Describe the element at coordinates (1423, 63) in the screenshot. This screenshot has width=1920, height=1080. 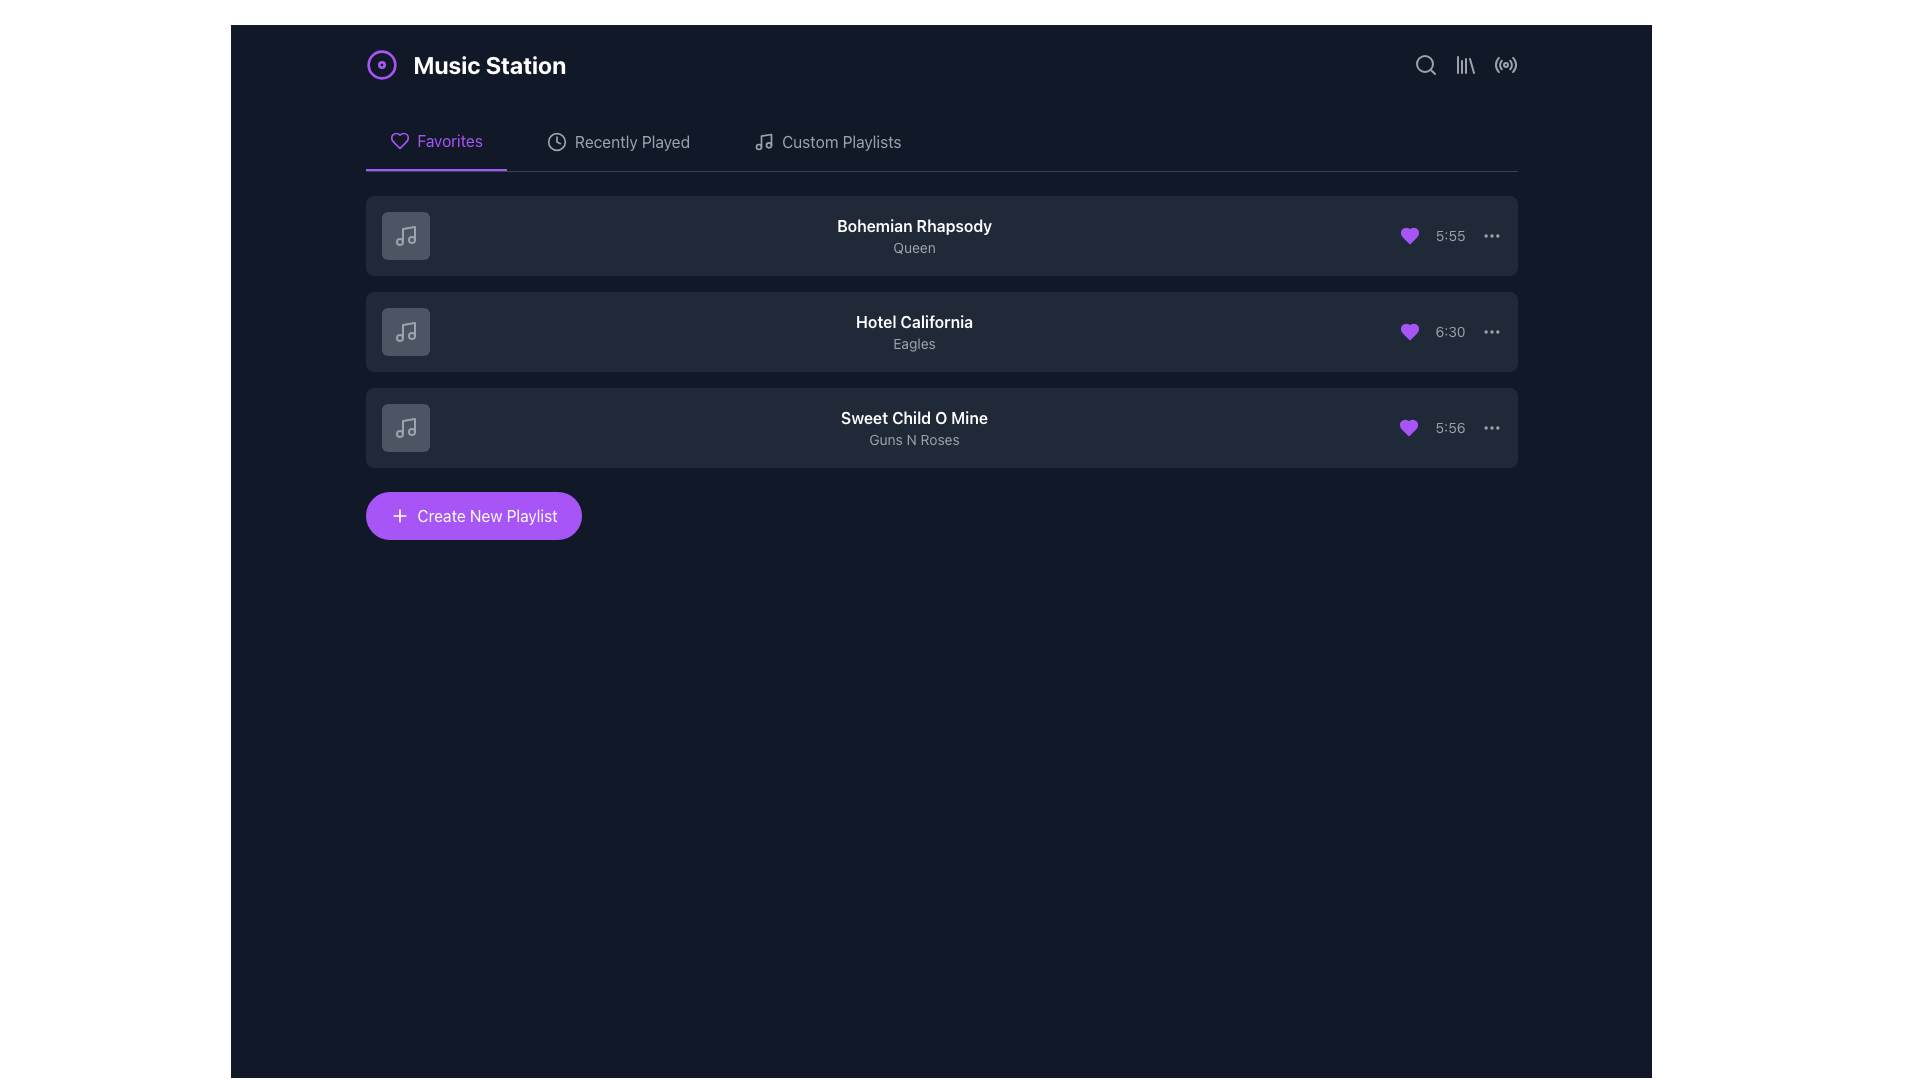
I see `the search icon located in the top-right corner of the interface to initiate the search action` at that location.